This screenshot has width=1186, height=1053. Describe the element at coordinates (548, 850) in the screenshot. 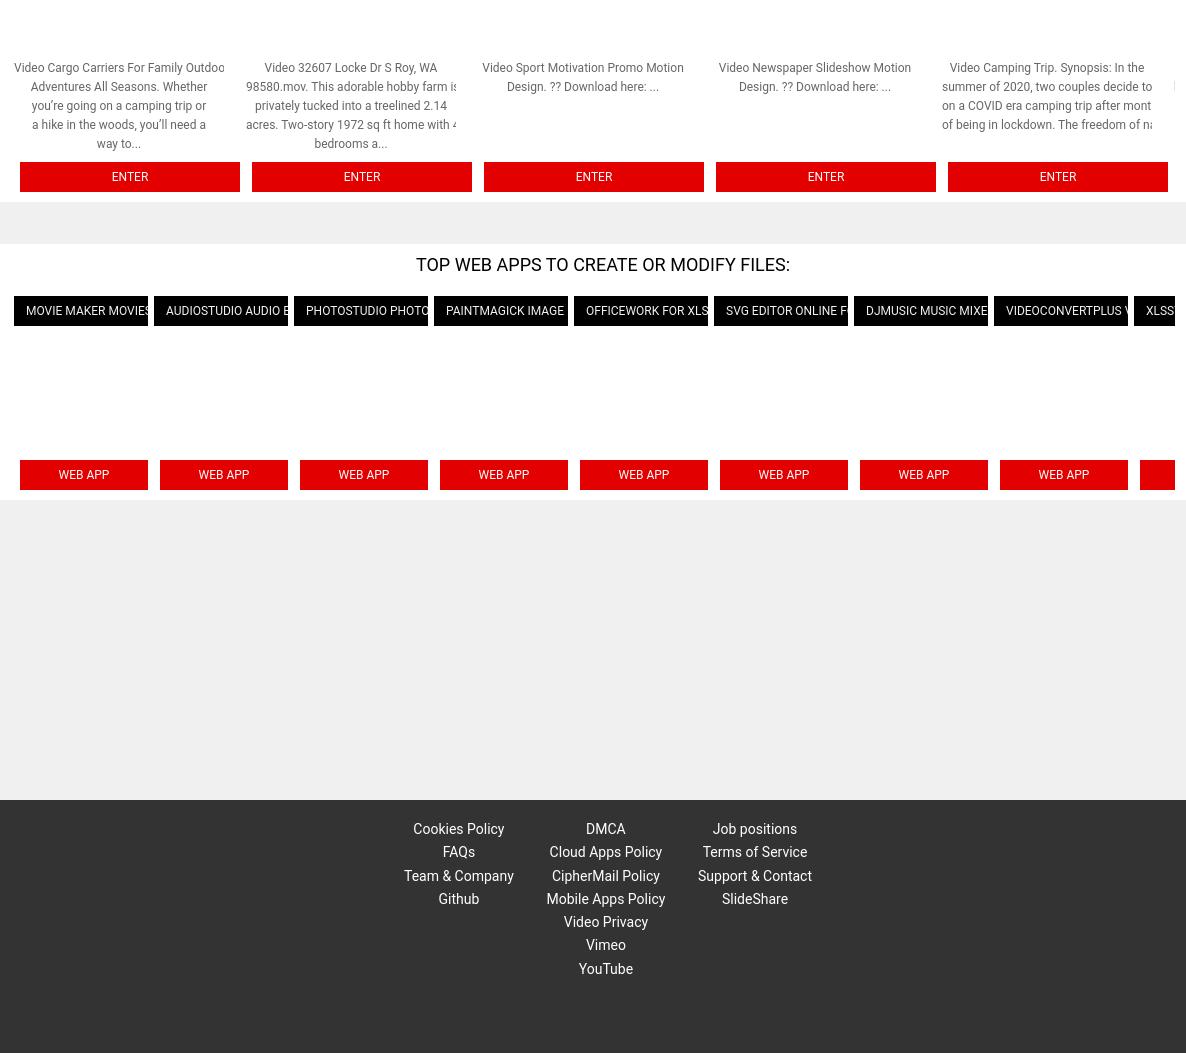

I see `'Cloud Apps Policy'` at that location.